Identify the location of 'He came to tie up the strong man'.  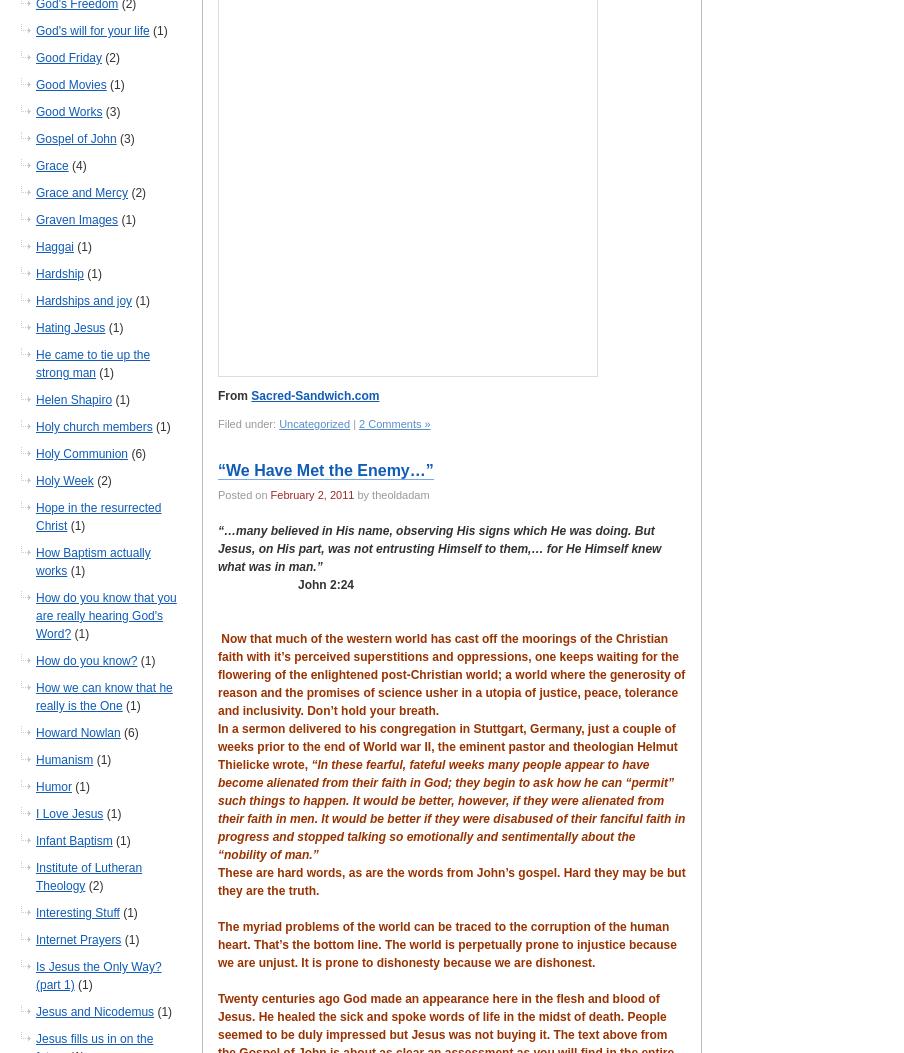
(93, 363).